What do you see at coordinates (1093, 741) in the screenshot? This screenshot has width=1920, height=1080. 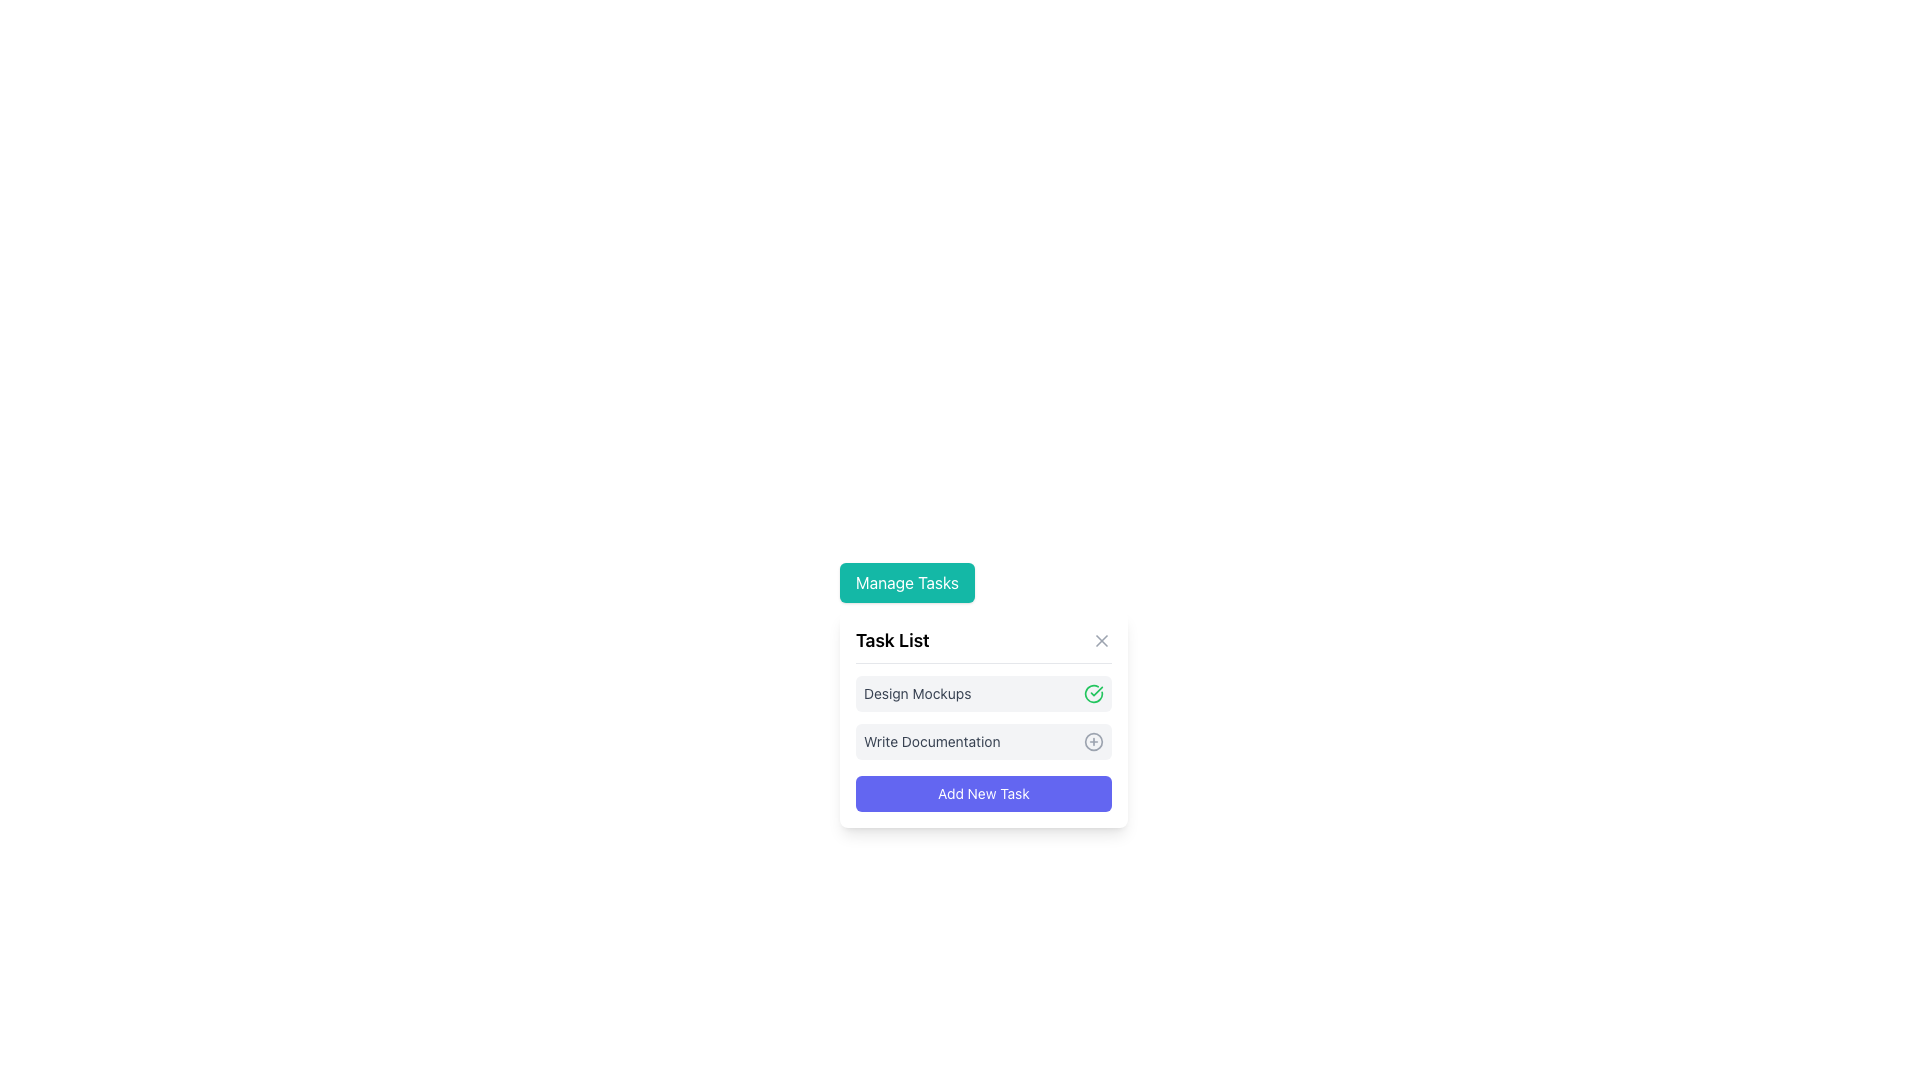 I see `the circular button with a plus symbol inside, located to the right of the 'Write Documentation' task item in the task list` at bounding box center [1093, 741].